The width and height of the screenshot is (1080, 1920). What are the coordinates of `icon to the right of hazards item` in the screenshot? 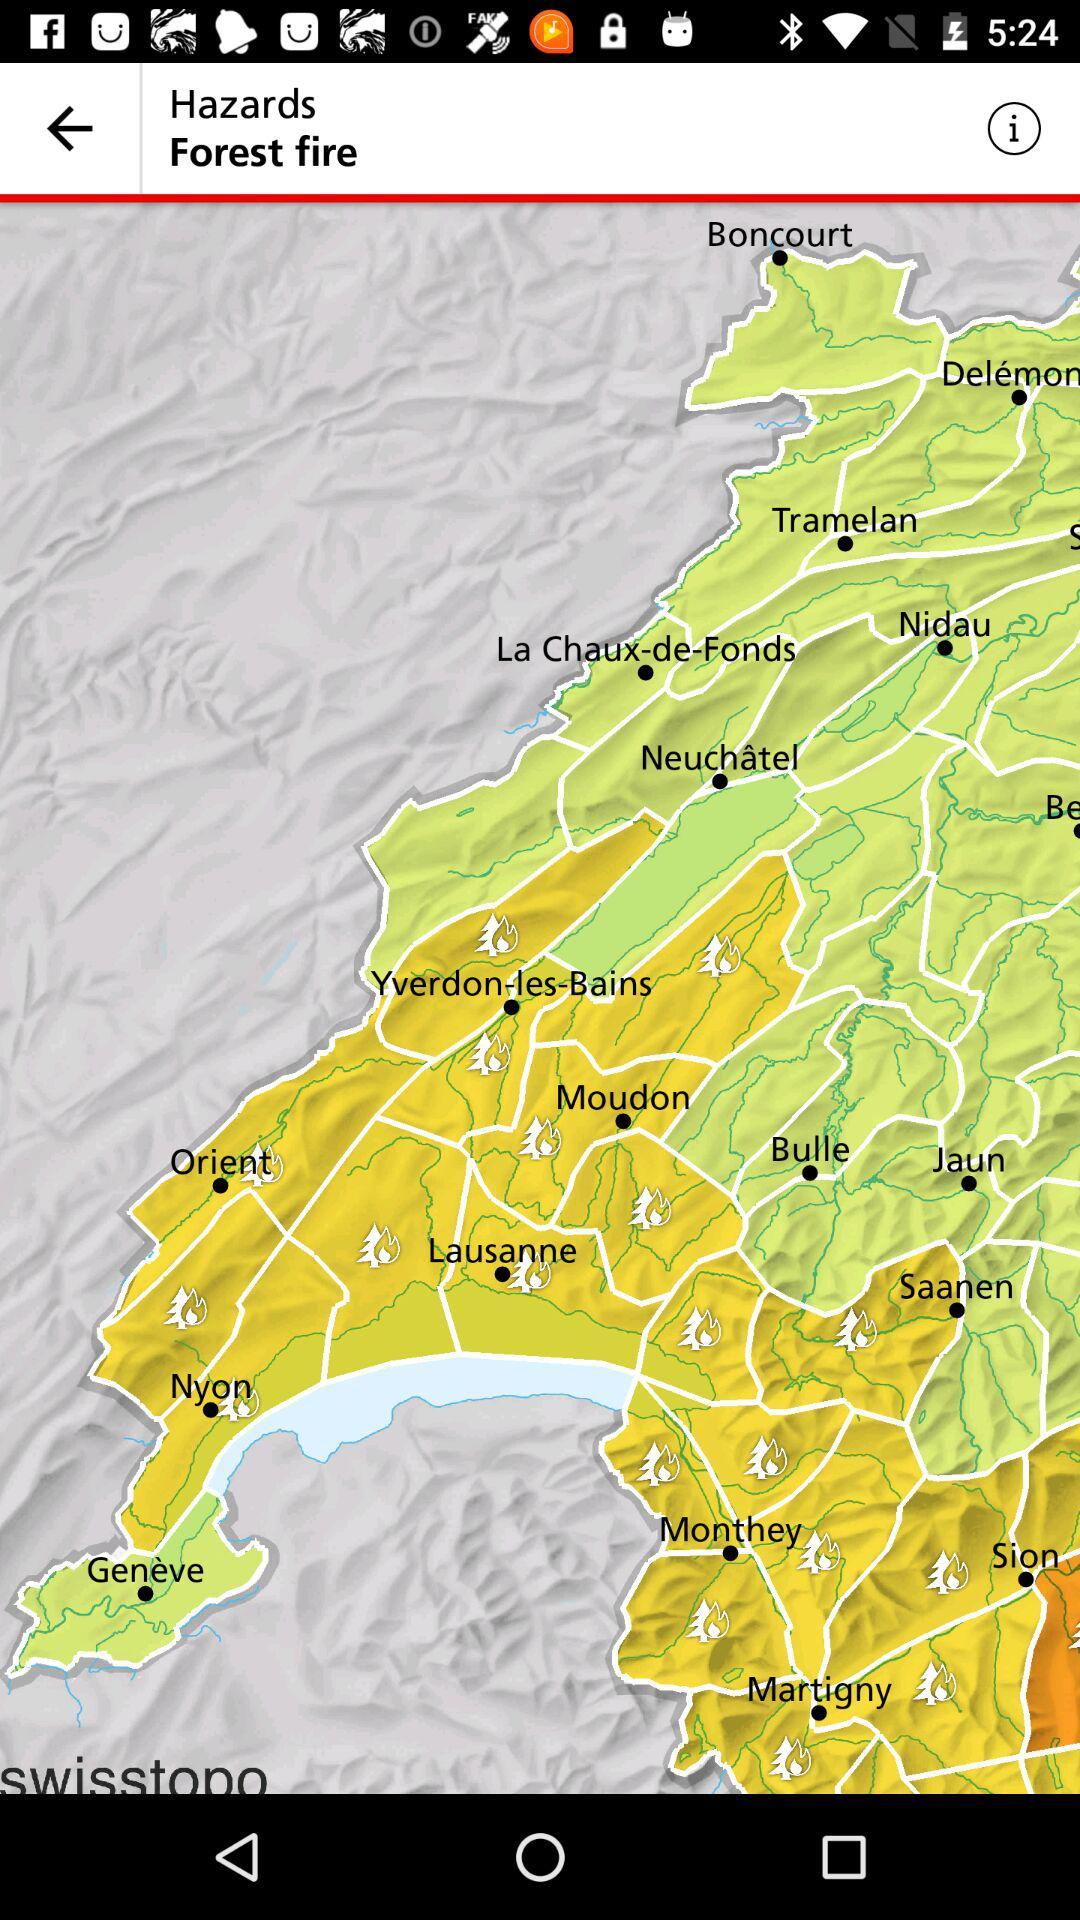 It's located at (1014, 127).